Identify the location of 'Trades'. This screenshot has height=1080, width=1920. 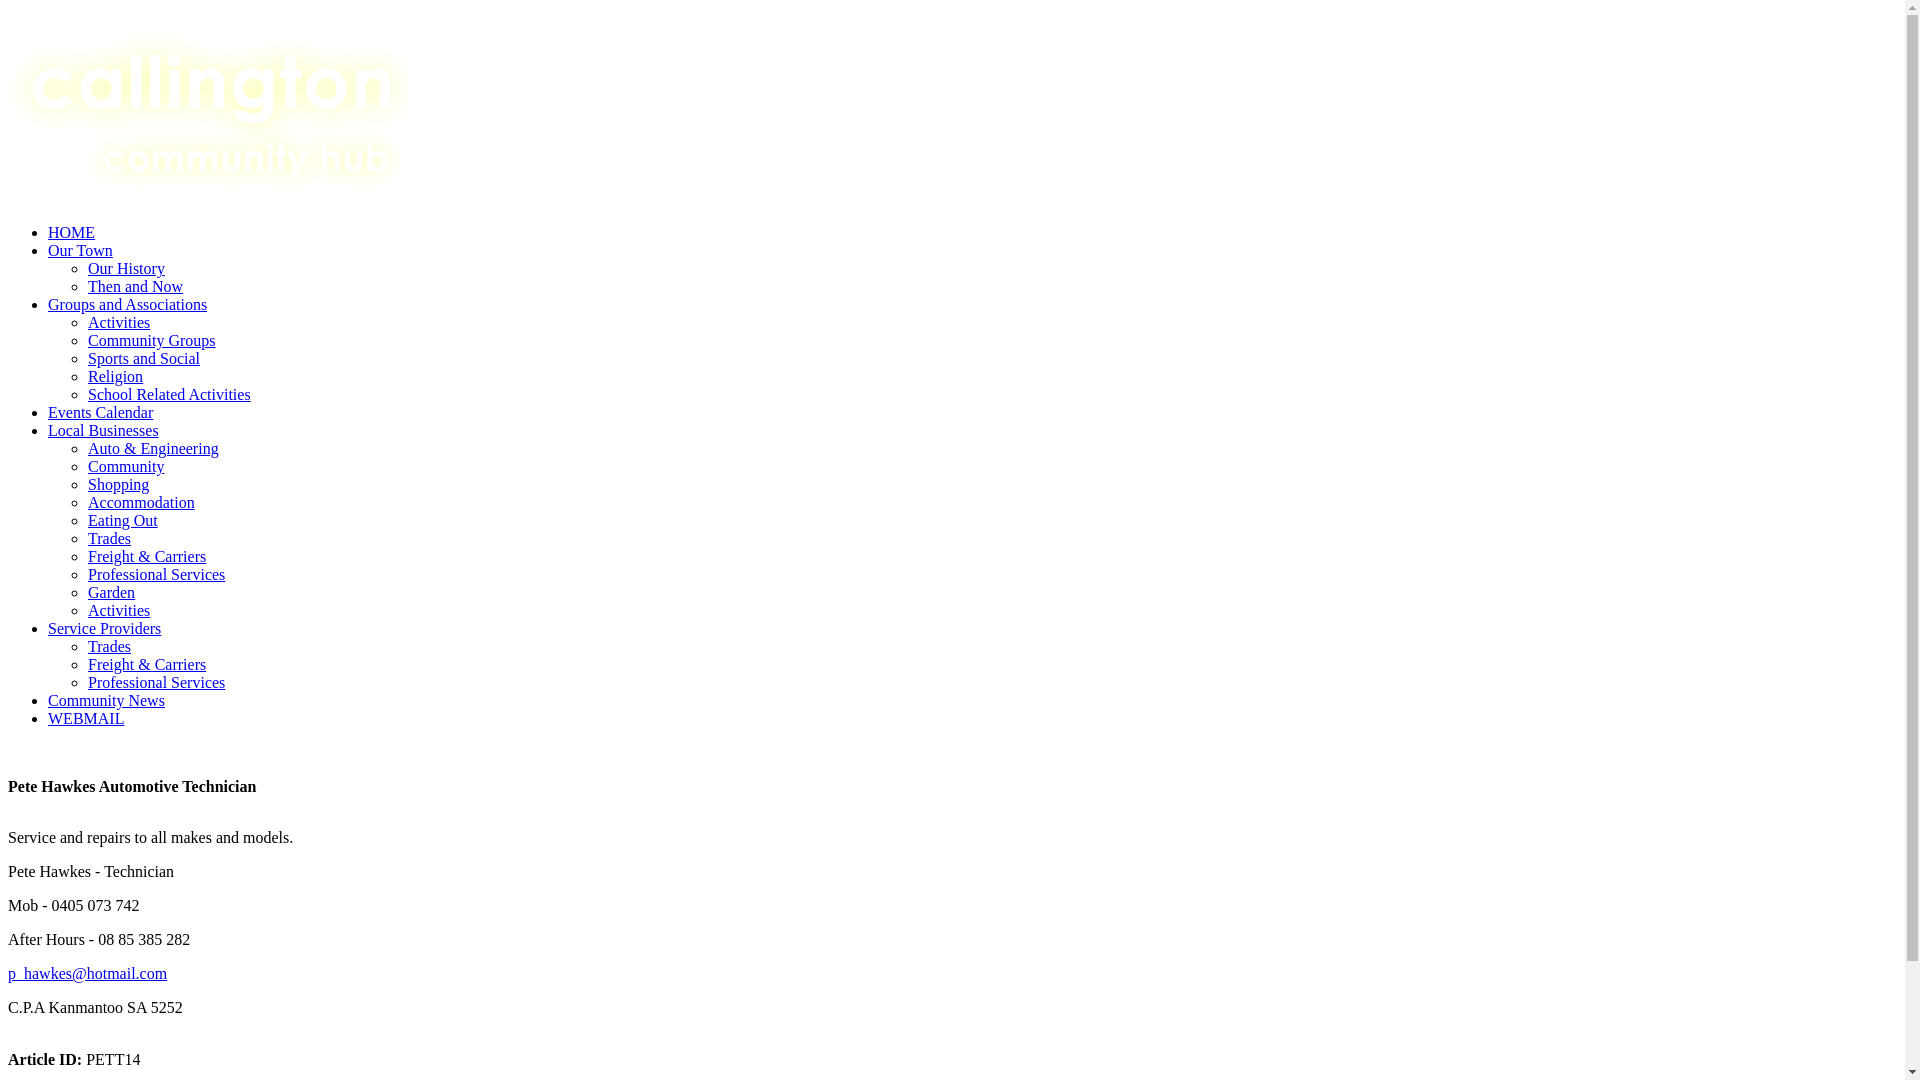
(86, 646).